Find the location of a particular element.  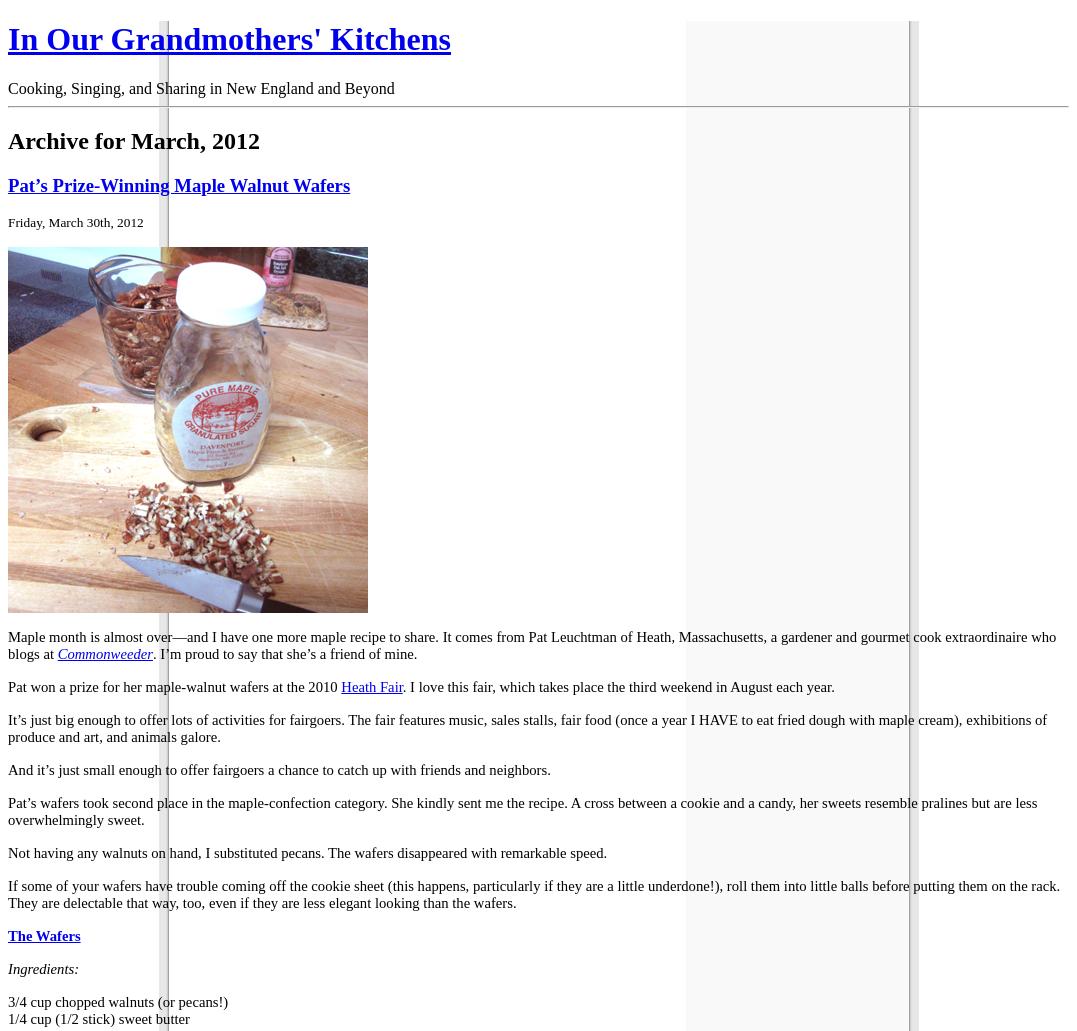

'Cooking, Singing, and Sharing in New England and Beyond' is located at coordinates (199, 87).